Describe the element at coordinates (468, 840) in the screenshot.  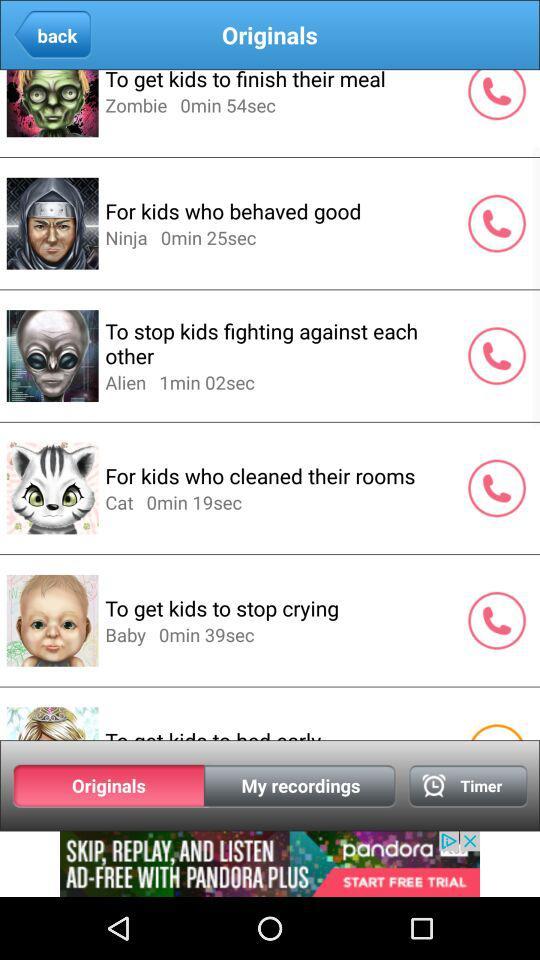
I see `the videocam icon` at that location.